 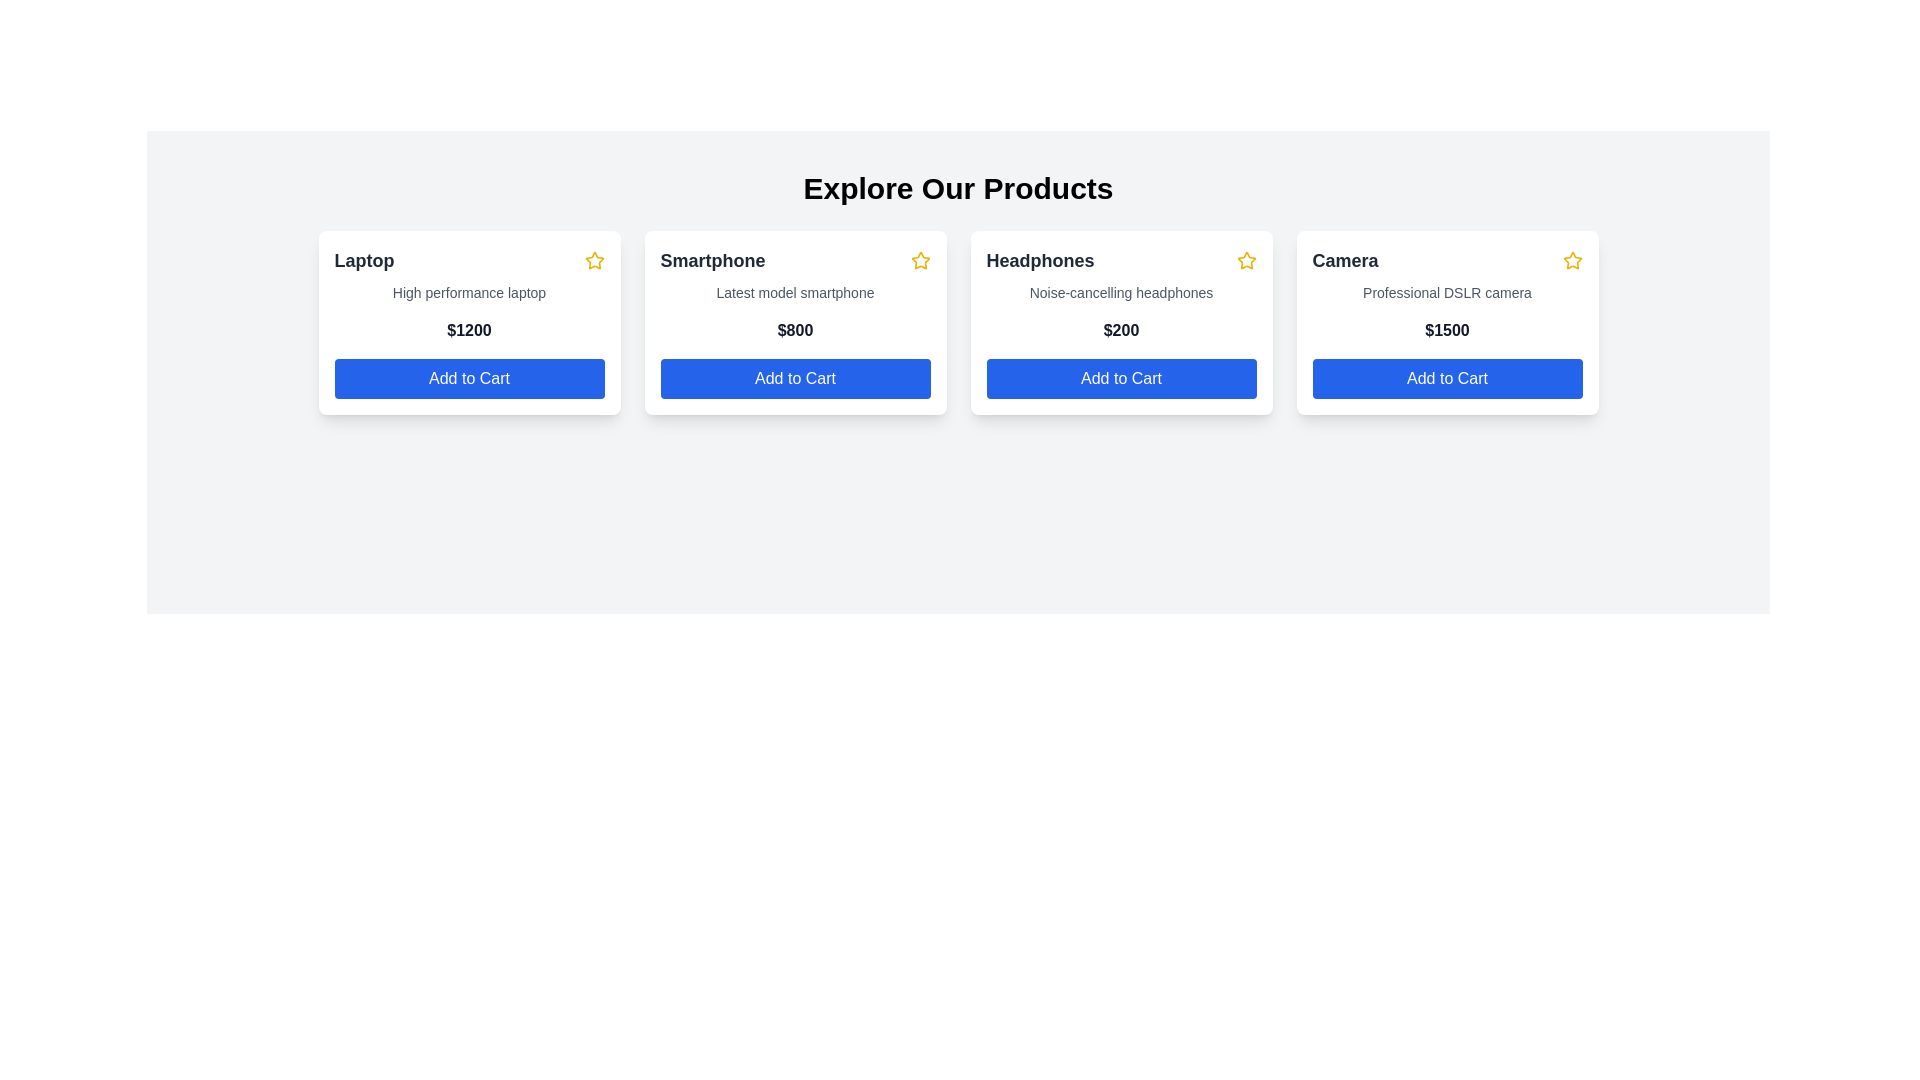 What do you see at coordinates (1447, 378) in the screenshot?
I see `the 'Add to Cart' button with a blue background and white text located at the bottom of the camera product card to observe the hover effect` at bounding box center [1447, 378].